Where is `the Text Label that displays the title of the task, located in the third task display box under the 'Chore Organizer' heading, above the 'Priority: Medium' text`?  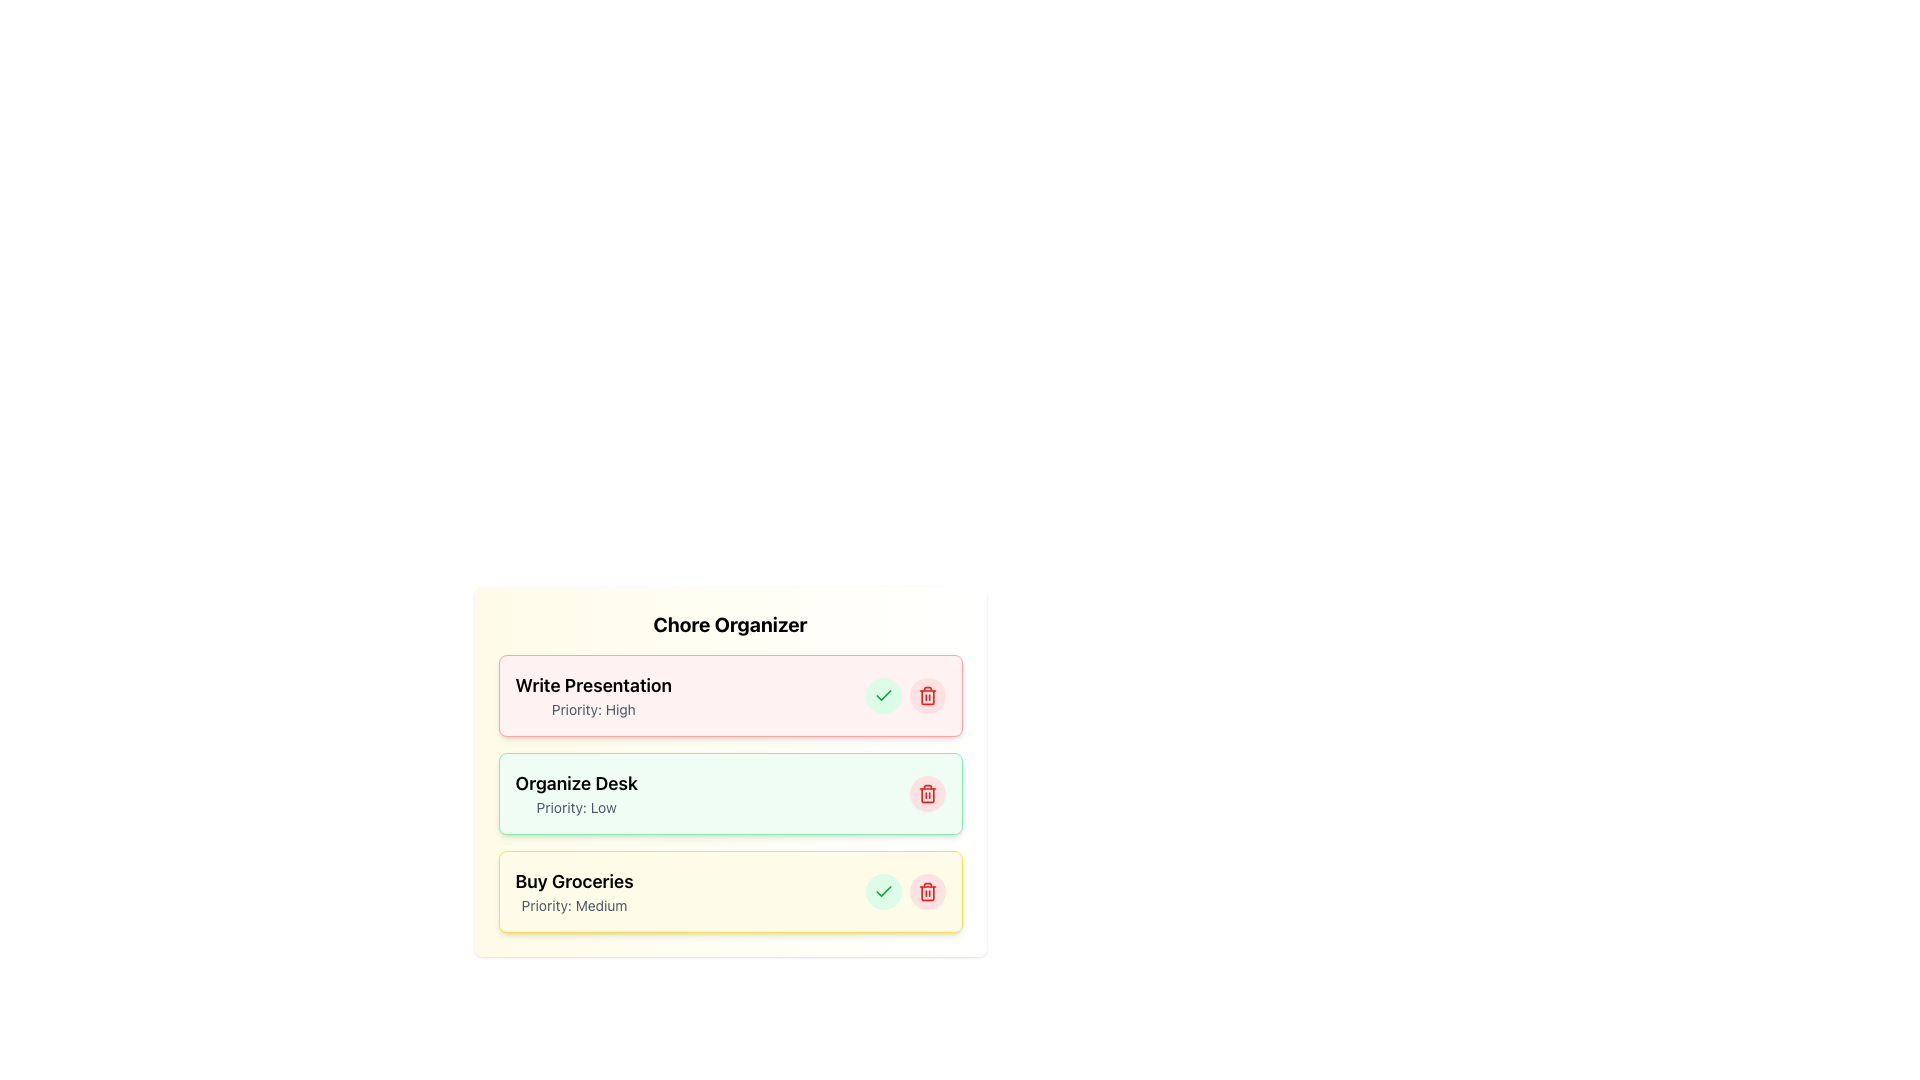
the Text Label that displays the title of the task, located in the third task display box under the 'Chore Organizer' heading, above the 'Priority: Medium' text is located at coordinates (573, 881).